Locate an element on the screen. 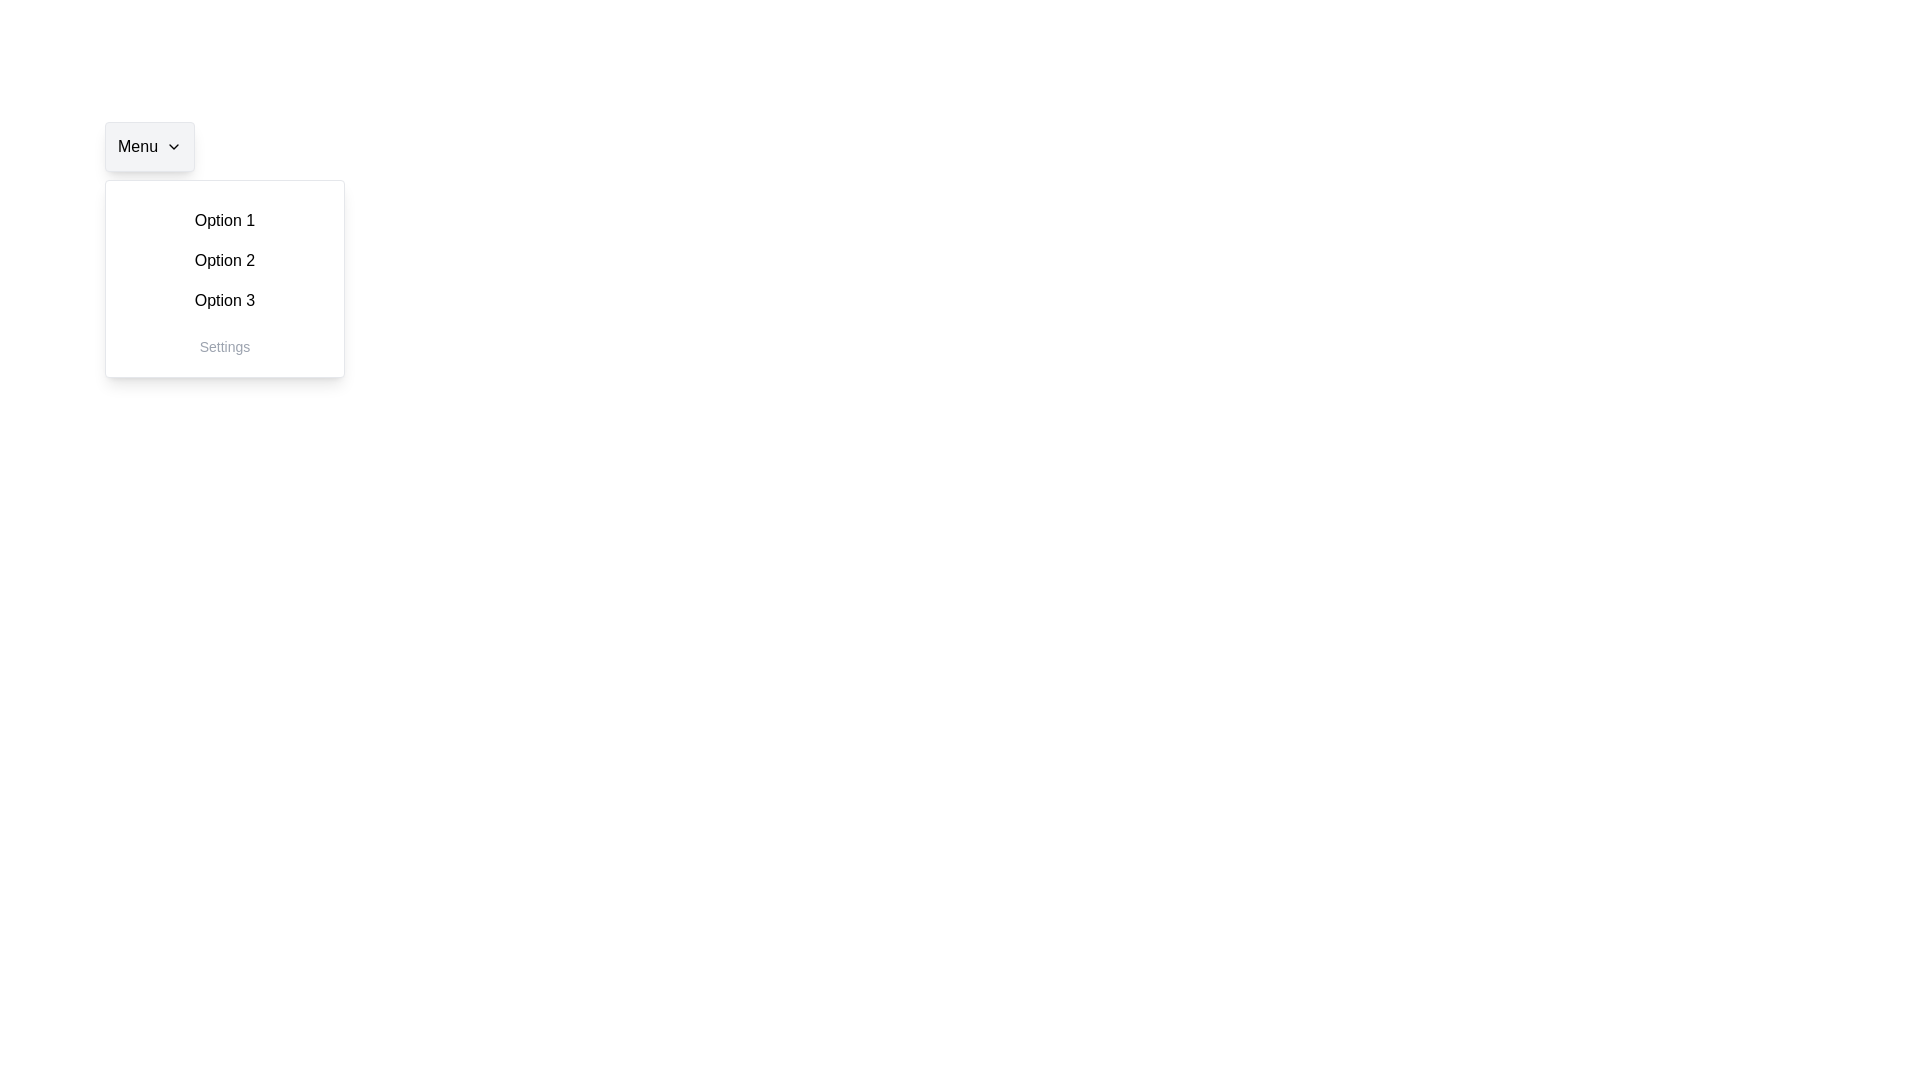 This screenshot has width=1920, height=1080. one of the text options in the vertically-aligned list labeled 'Option 1', 'Option 2', or 'Option 3' located in the dropdown menu under the 'Menu' button is located at coordinates (225, 260).